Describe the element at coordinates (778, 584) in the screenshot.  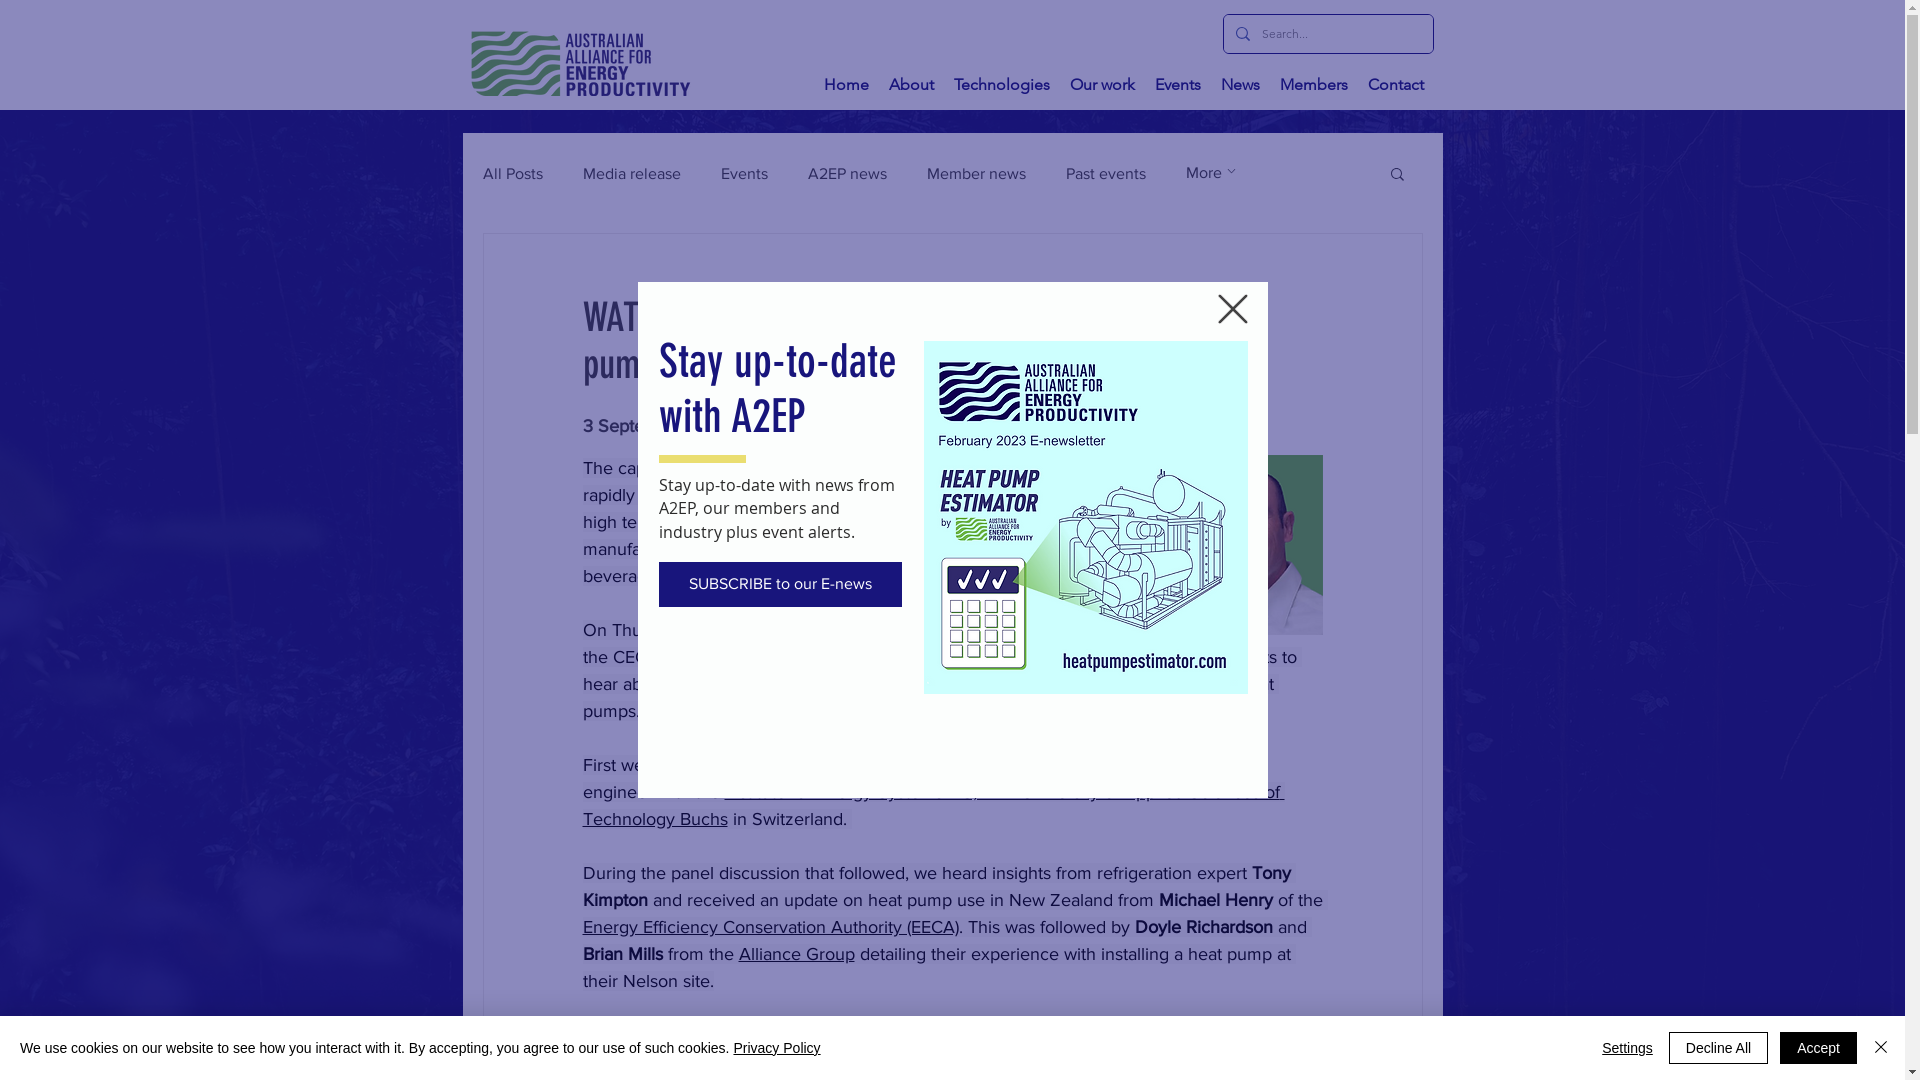
I see `'SUBSCRIBE to our E-news'` at that location.